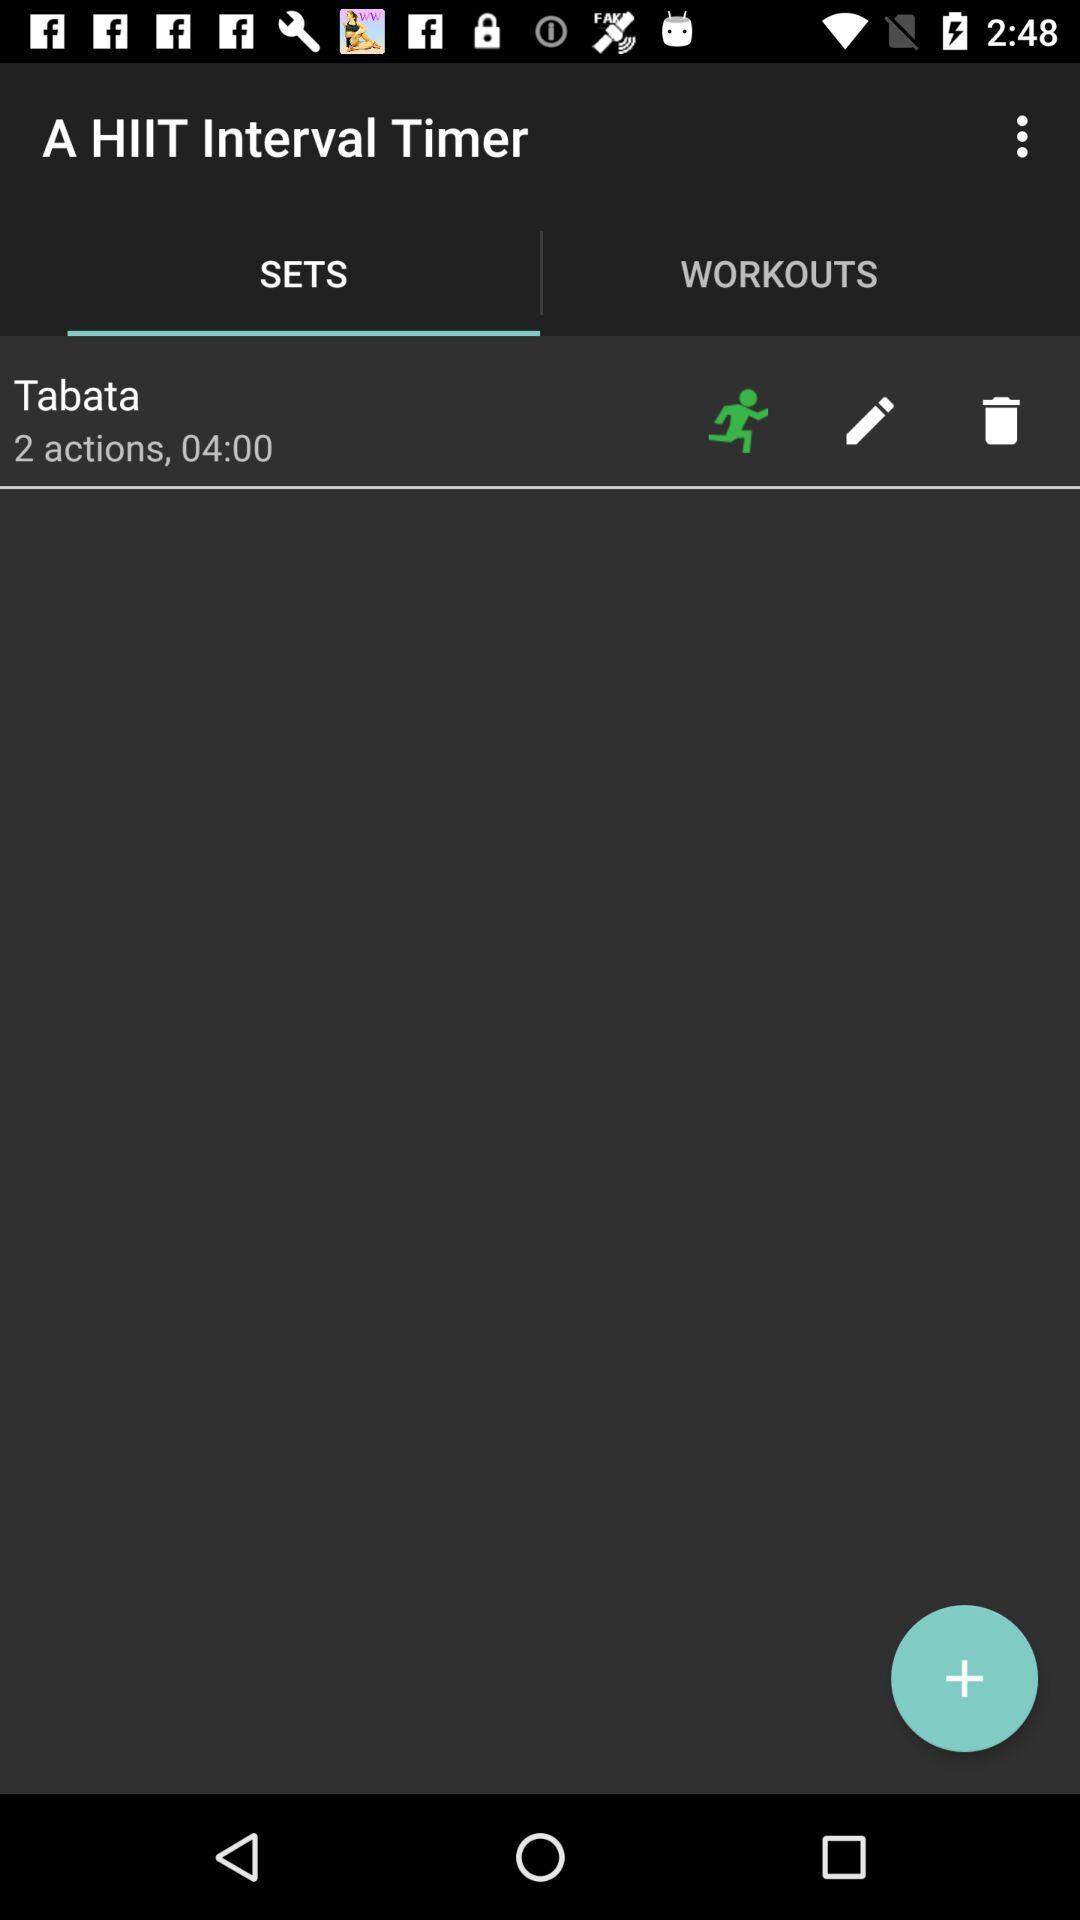  What do you see at coordinates (868, 419) in the screenshot?
I see `edit selection` at bounding box center [868, 419].